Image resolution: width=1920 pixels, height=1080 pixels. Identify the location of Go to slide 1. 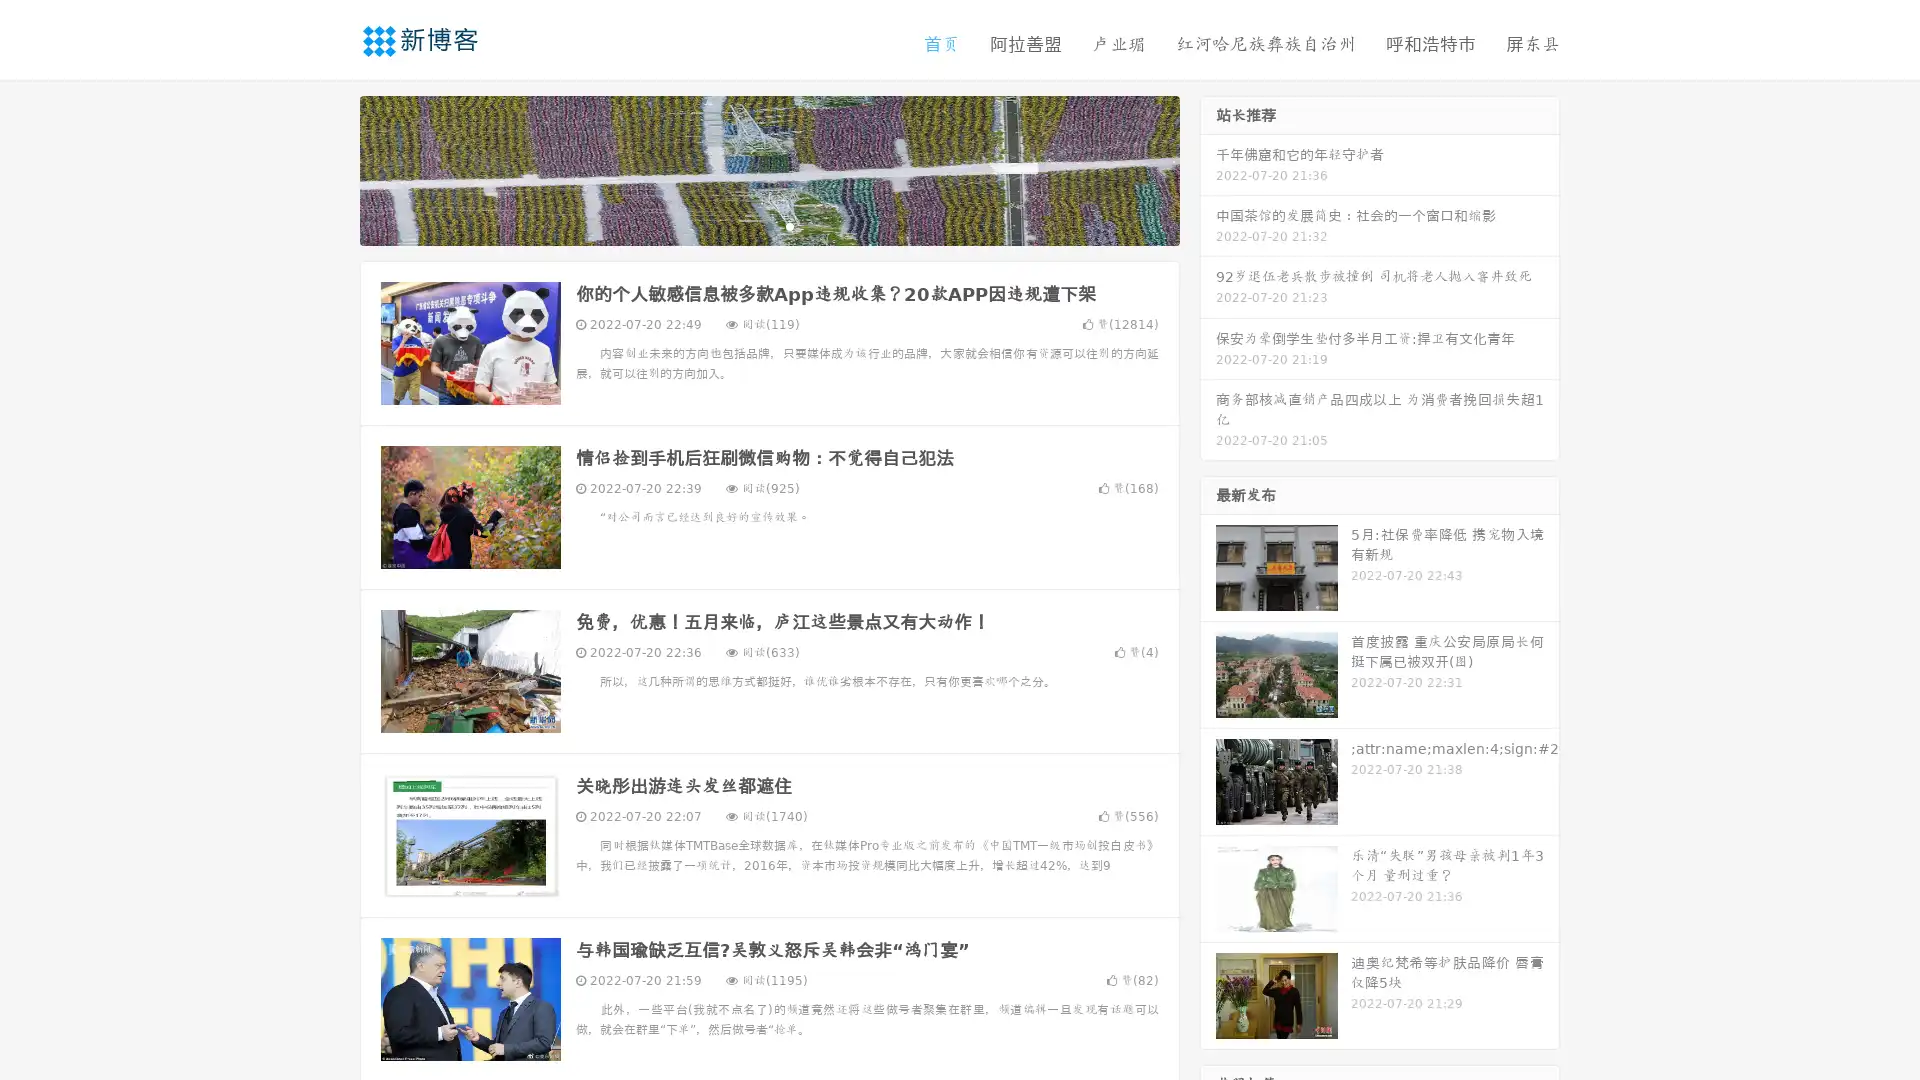
(748, 225).